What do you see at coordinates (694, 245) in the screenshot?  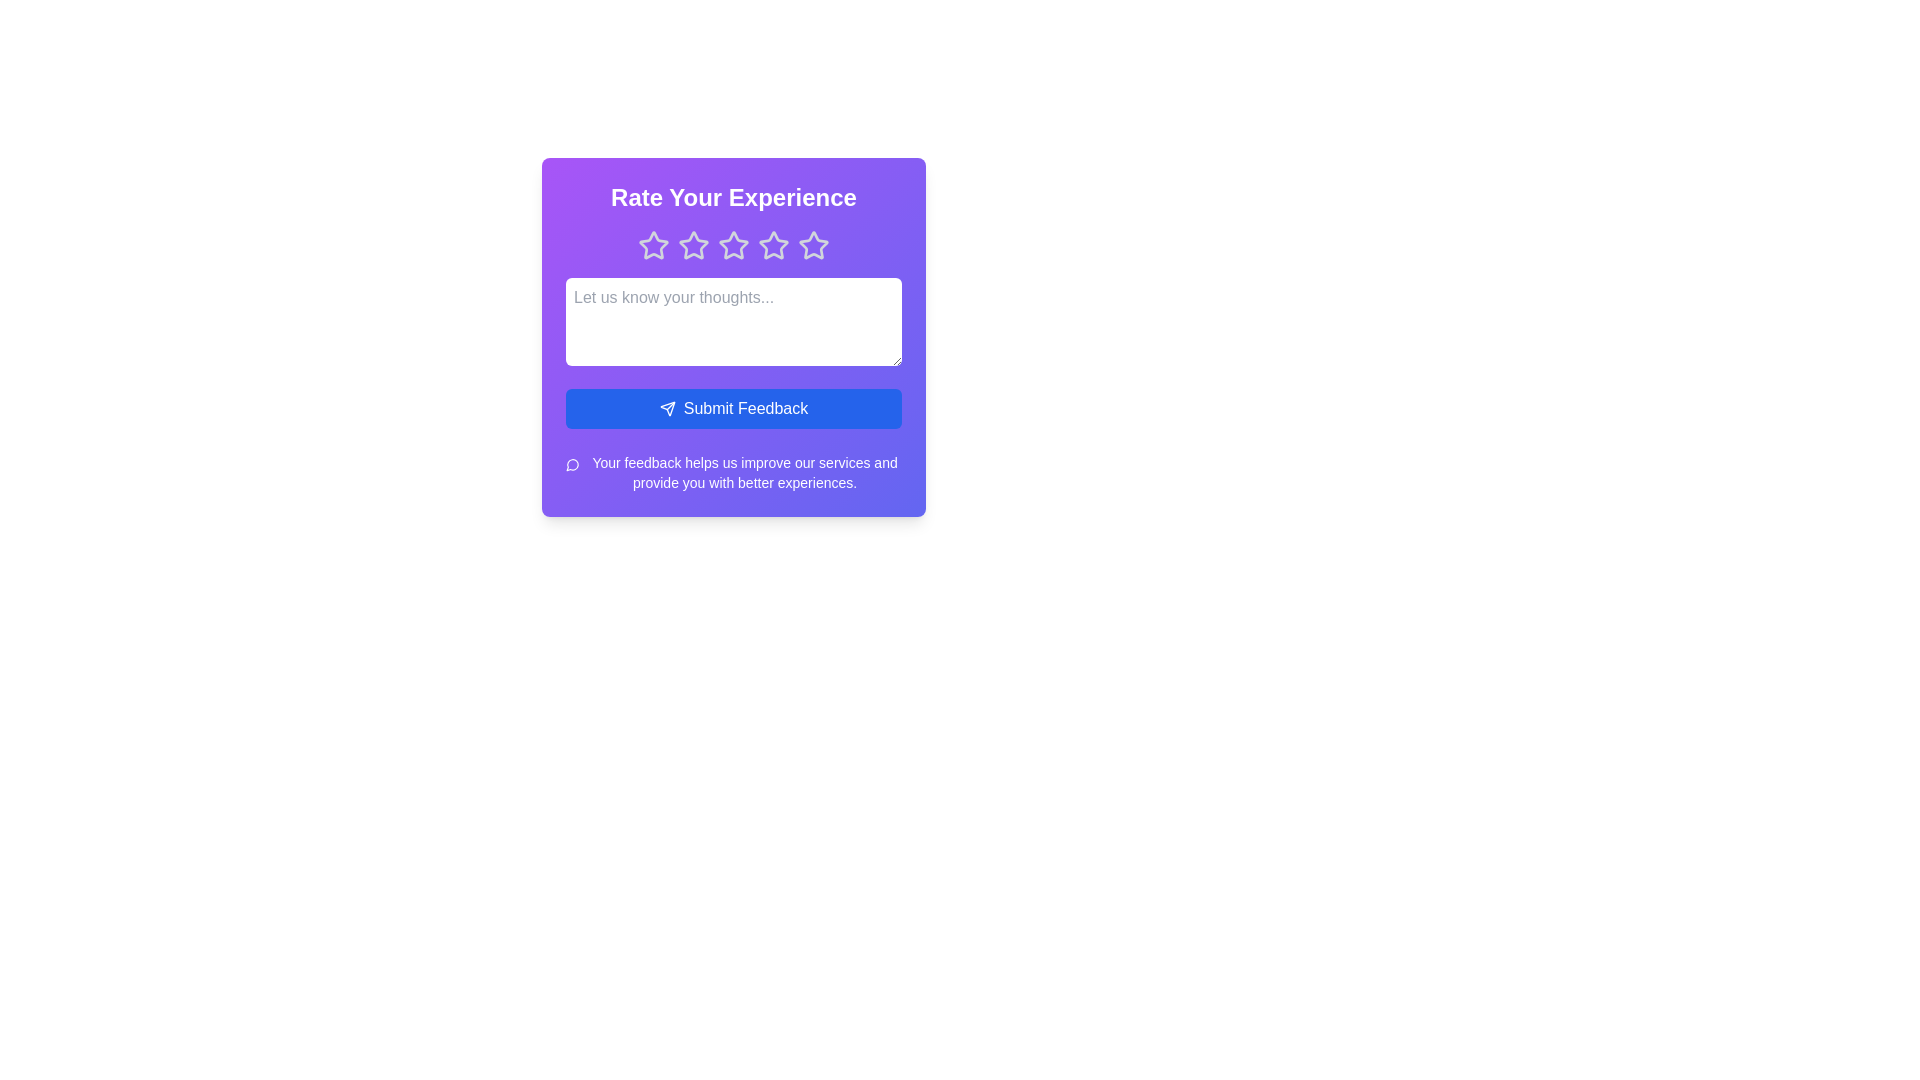 I see `the second star-shaped rating icon with a purple fill and a white border, located below the header 'Rate Your Experience'` at bounding box center [694, 245].